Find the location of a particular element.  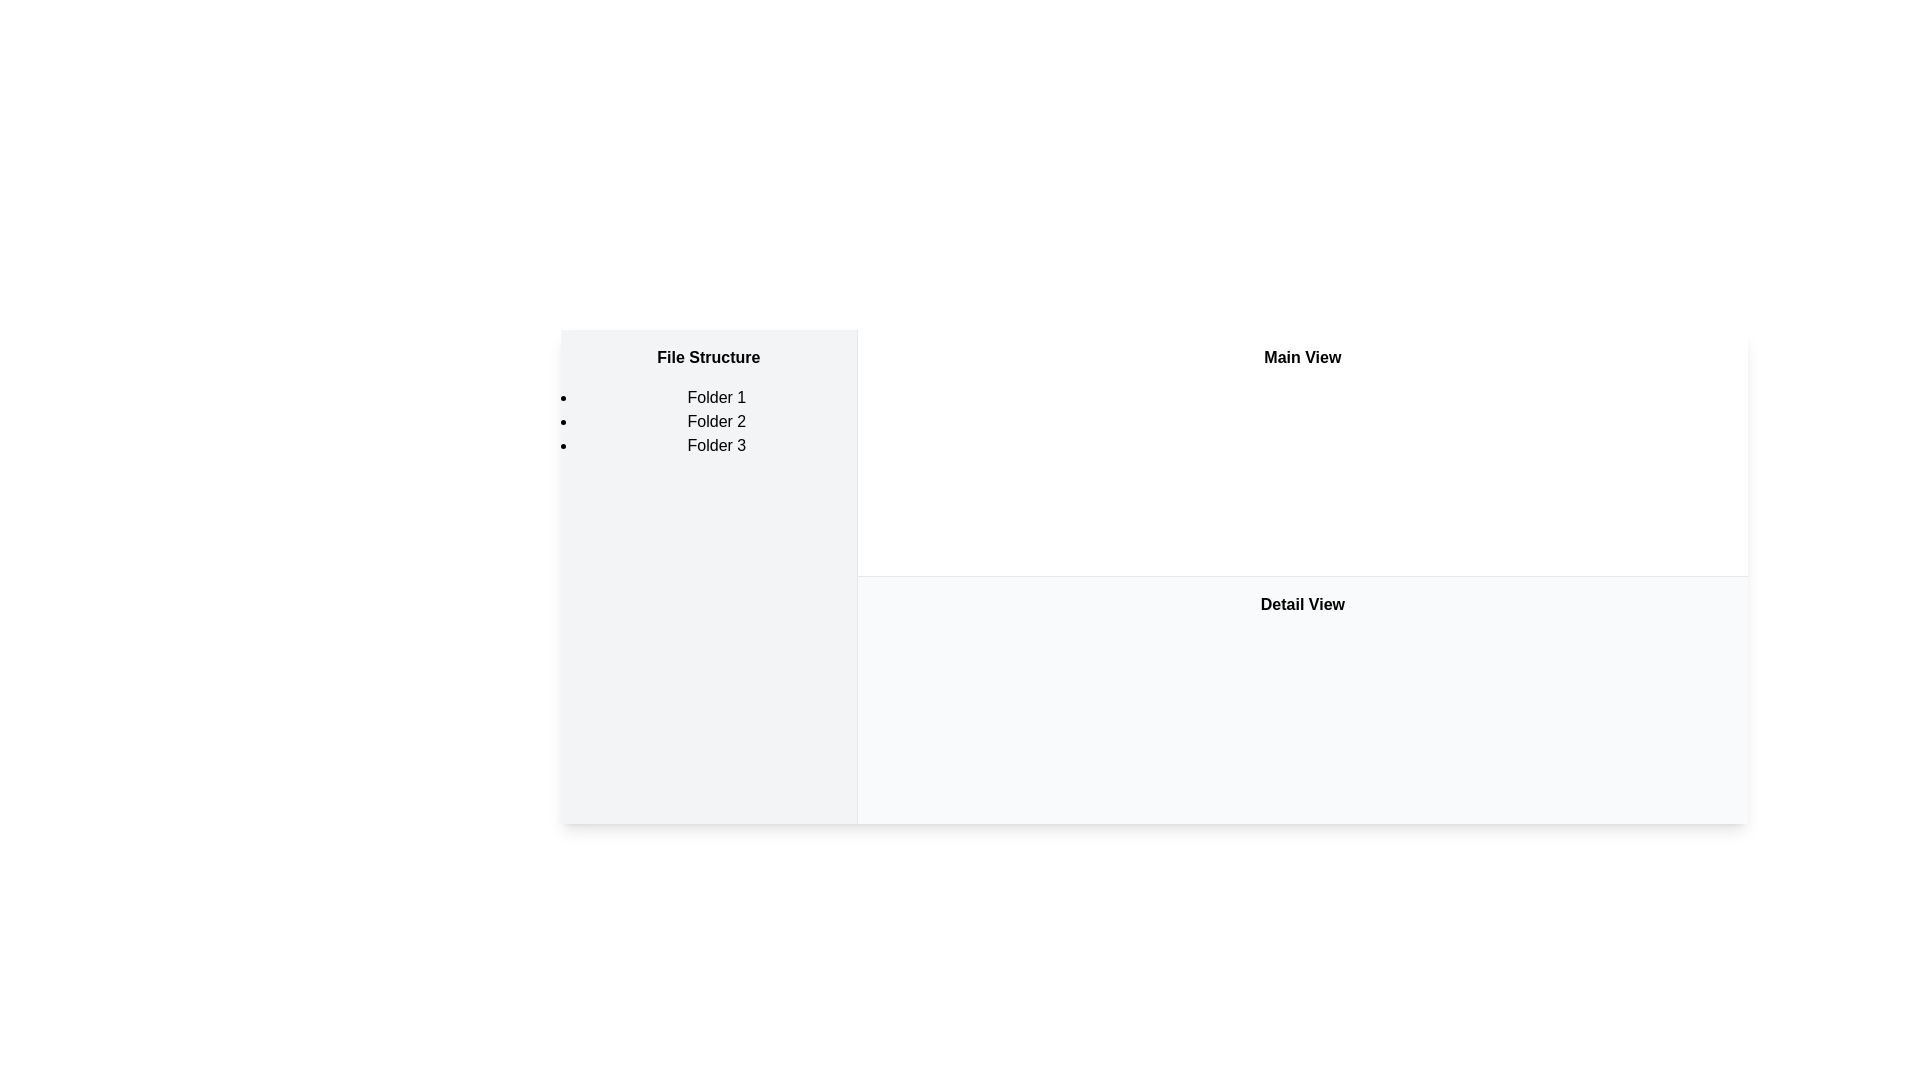

text label representing 'Folder 2', which is the second item in a vertical list of folder labels is located at coordinates (716, 420).